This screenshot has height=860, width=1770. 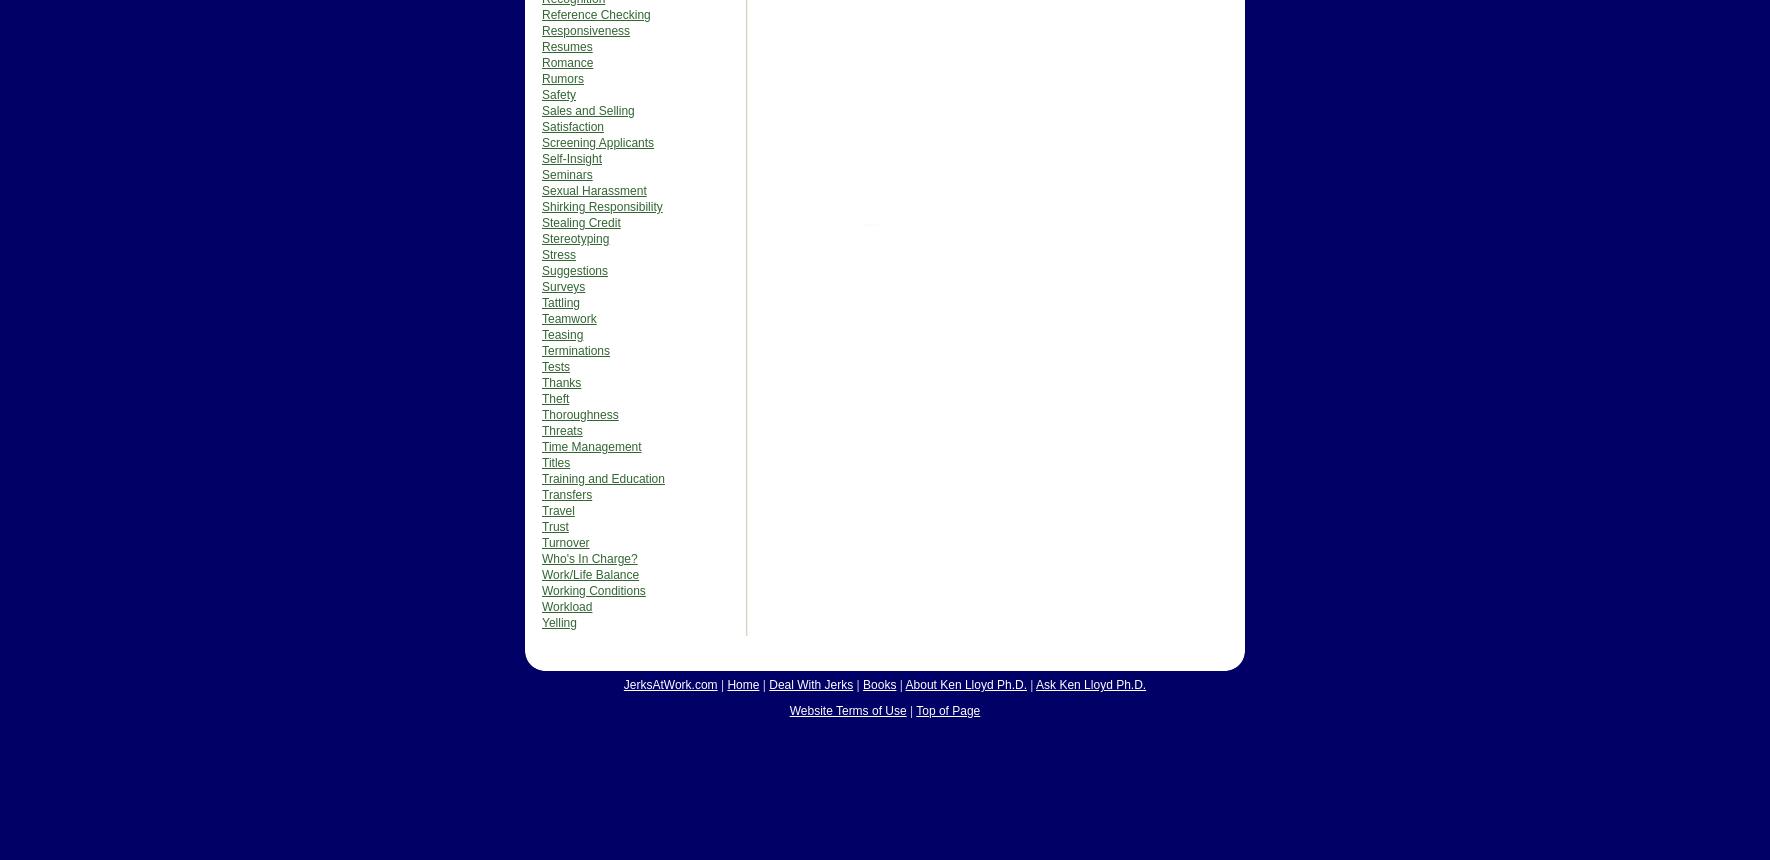 What do you see at coordinates (555, 463) in the screenshot?
I see `'Titles'` at bounding box center [555, 463].